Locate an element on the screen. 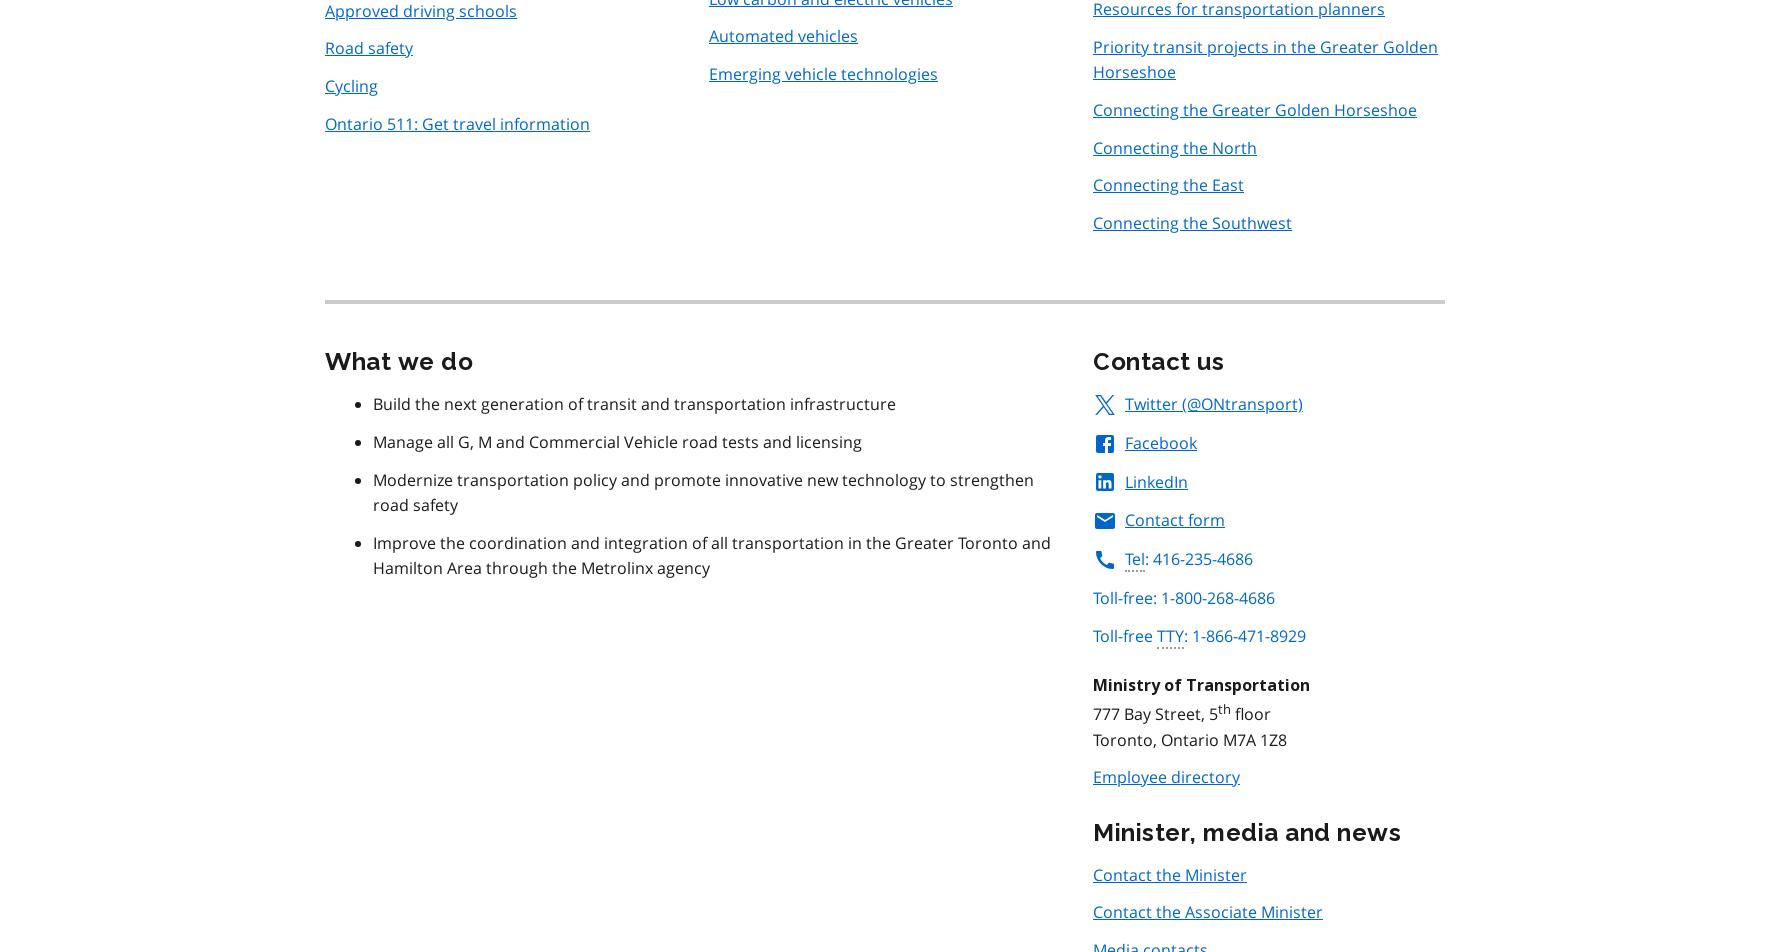 This screenshot has height=952, width=1770. 'Road safety' is located at coordinates (323, 47).